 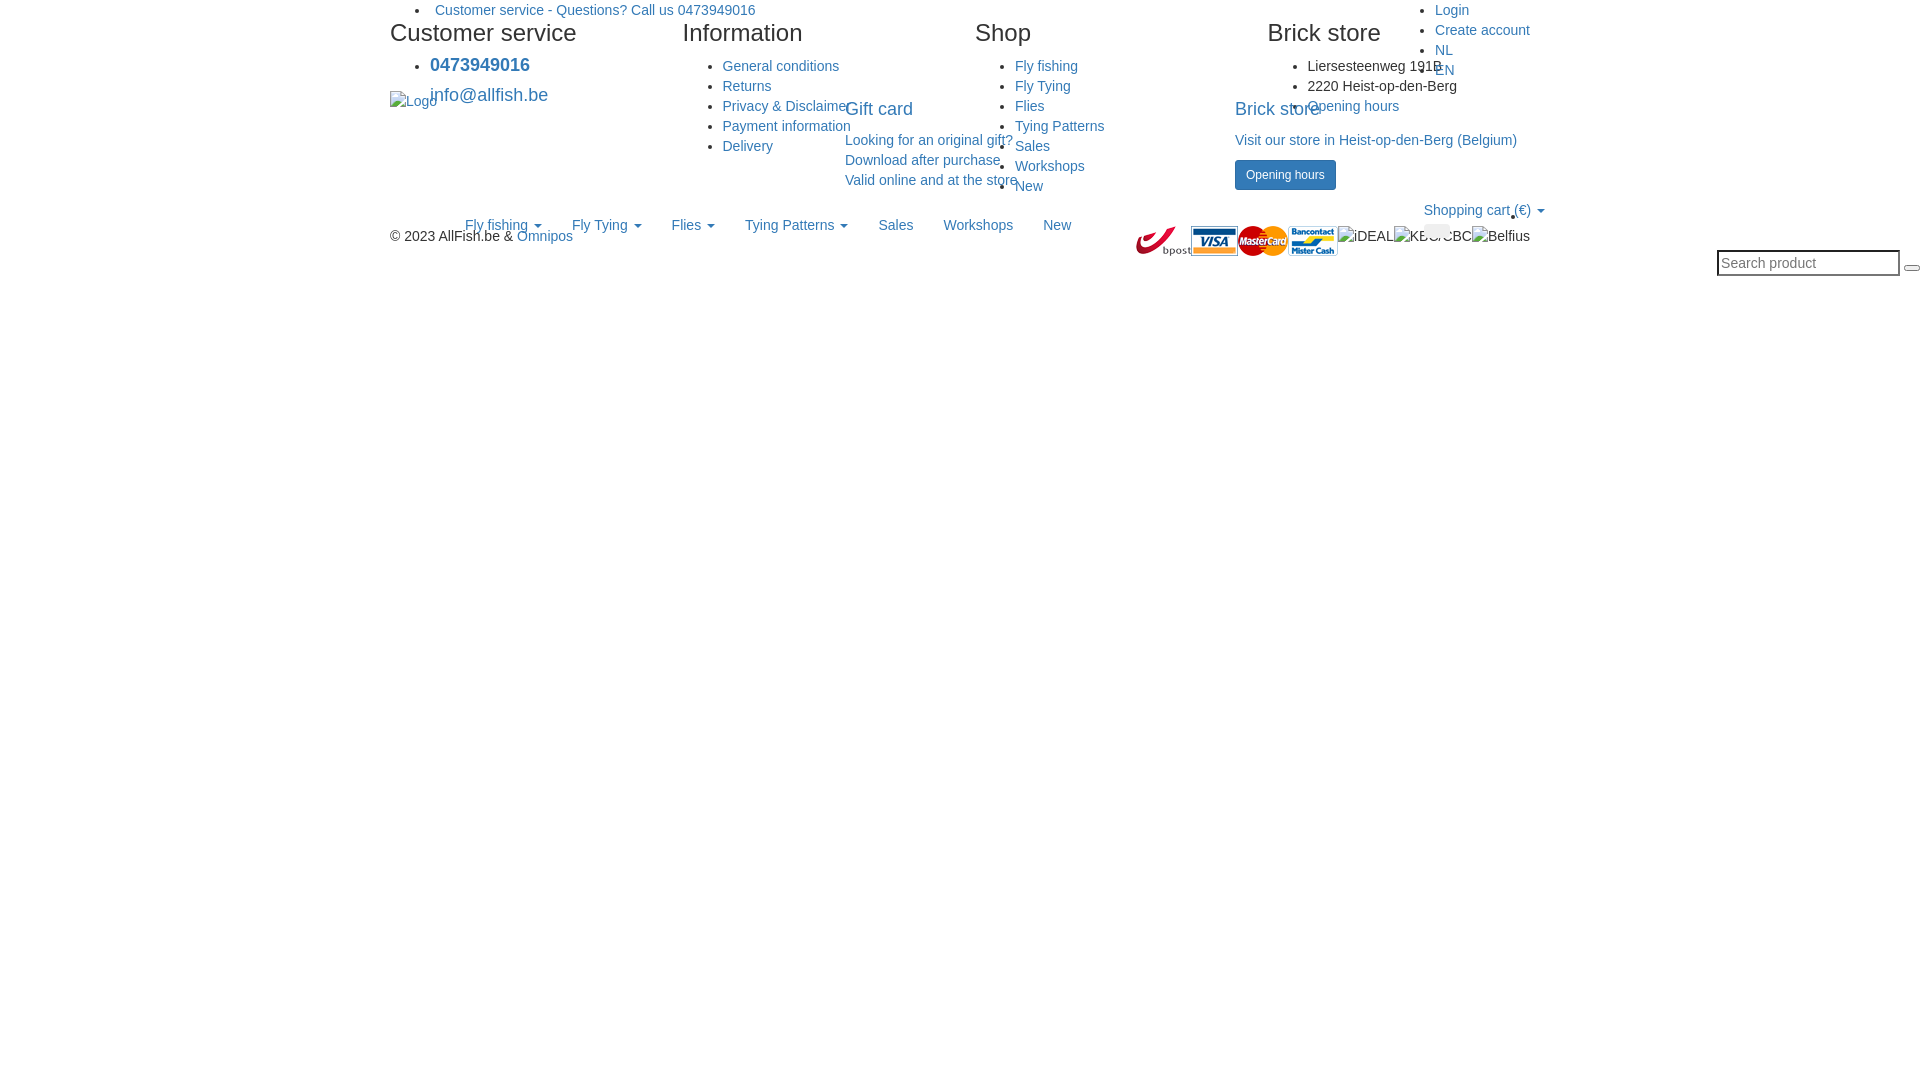 What do you see at coordinates (1434, 10) in the screenshot?
I see `'Login'` at bounding box center [1434, 10].